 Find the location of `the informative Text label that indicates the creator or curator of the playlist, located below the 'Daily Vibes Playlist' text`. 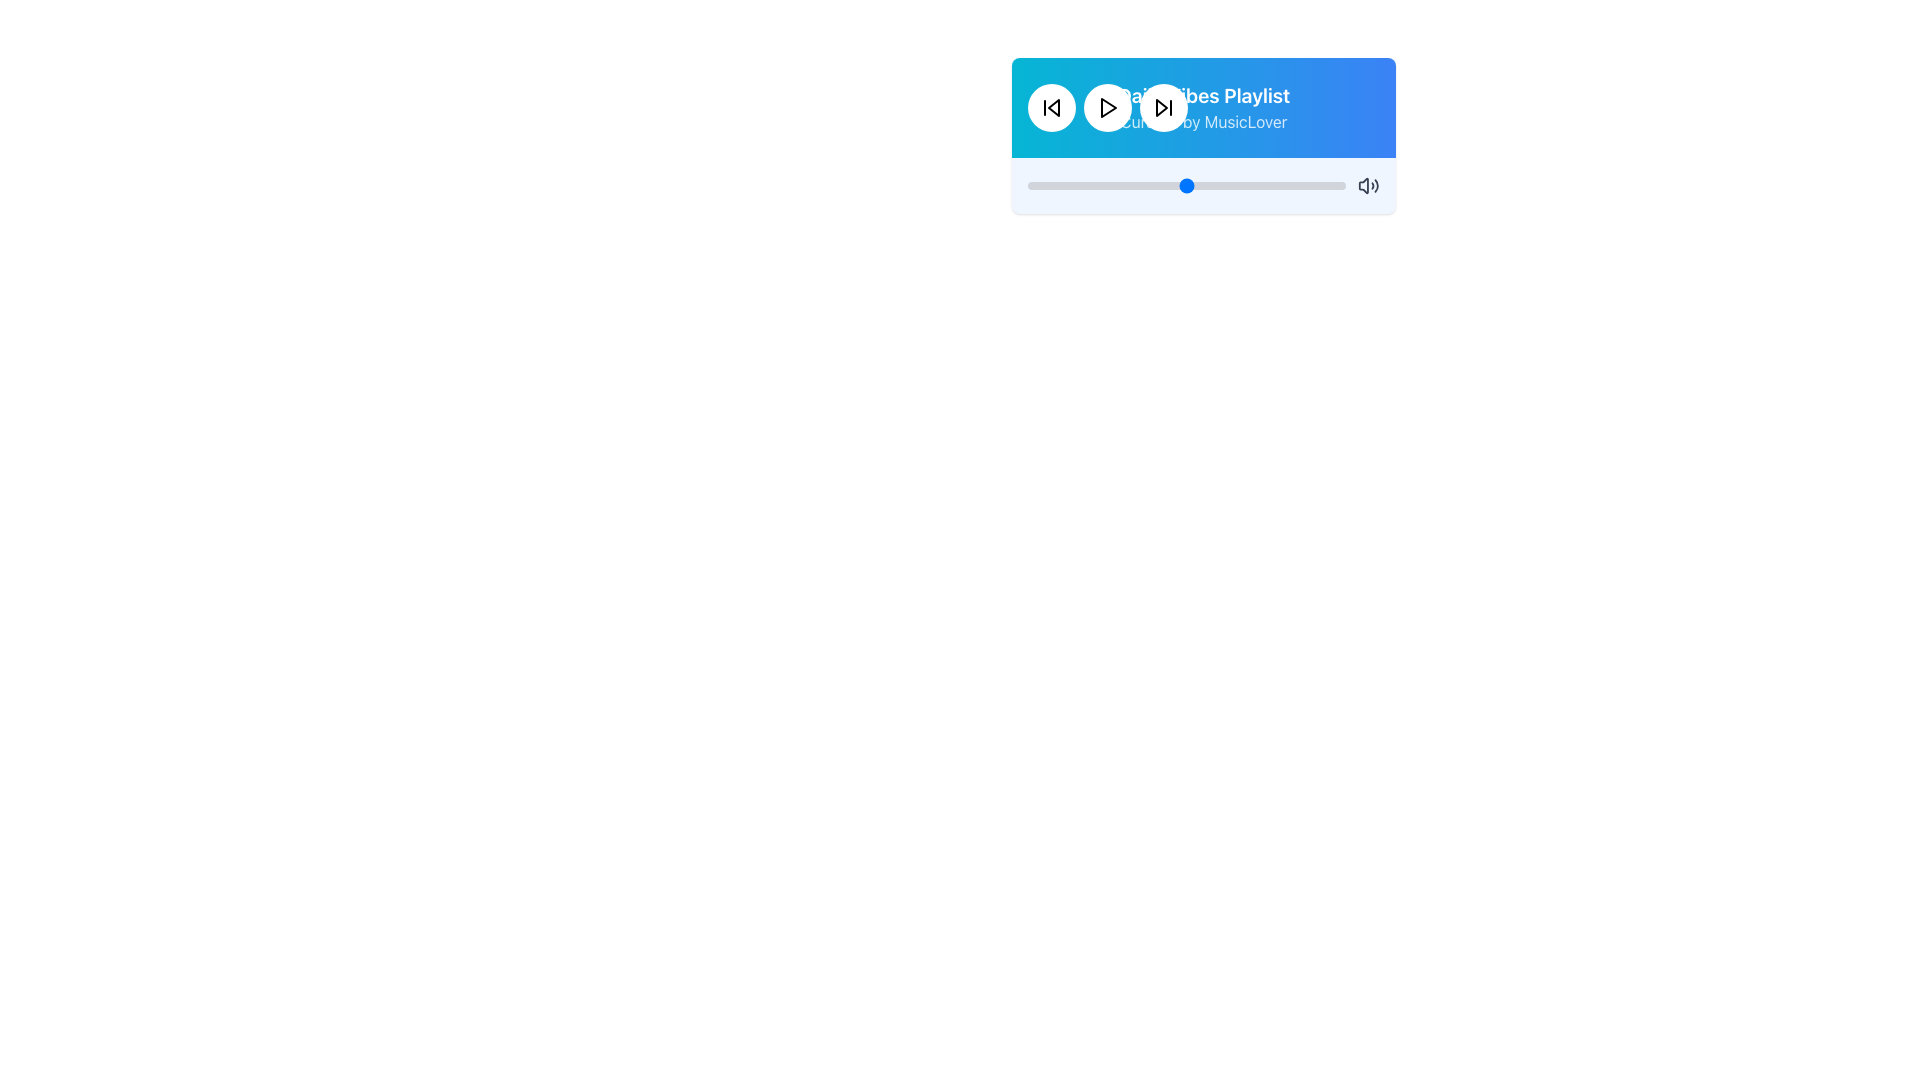

the informative Text label that indicates the creator or curator of the playlist, located below the 'Daily Vibes Playlist' text is located at coordinates (1203, 122).